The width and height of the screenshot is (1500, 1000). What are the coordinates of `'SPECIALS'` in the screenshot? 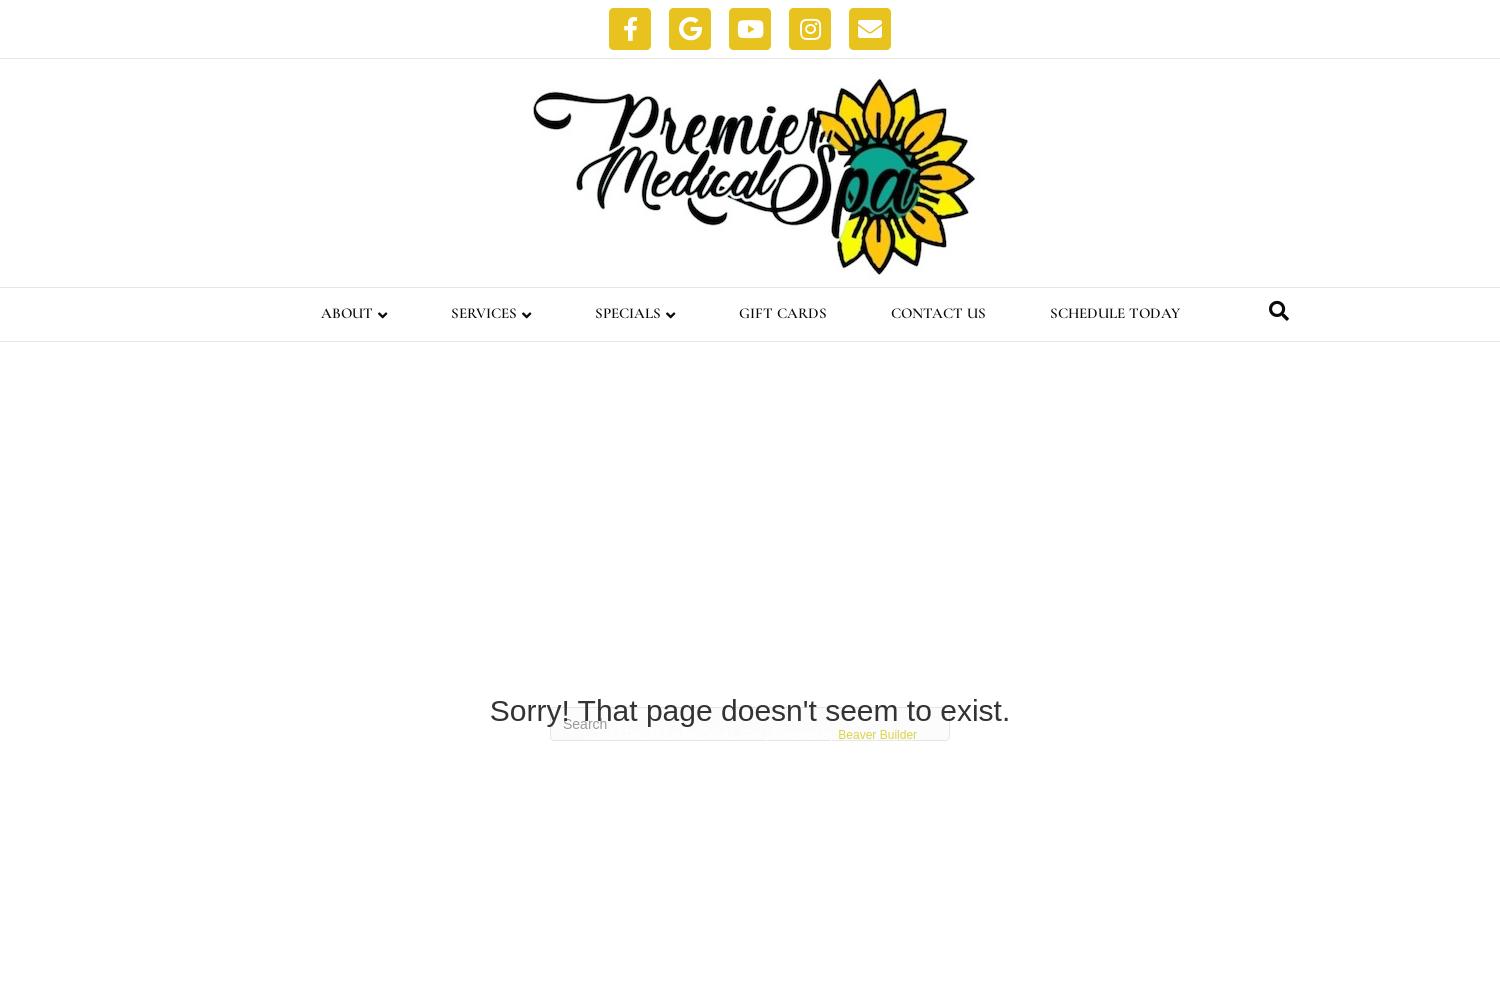 It's located at (627, 312).